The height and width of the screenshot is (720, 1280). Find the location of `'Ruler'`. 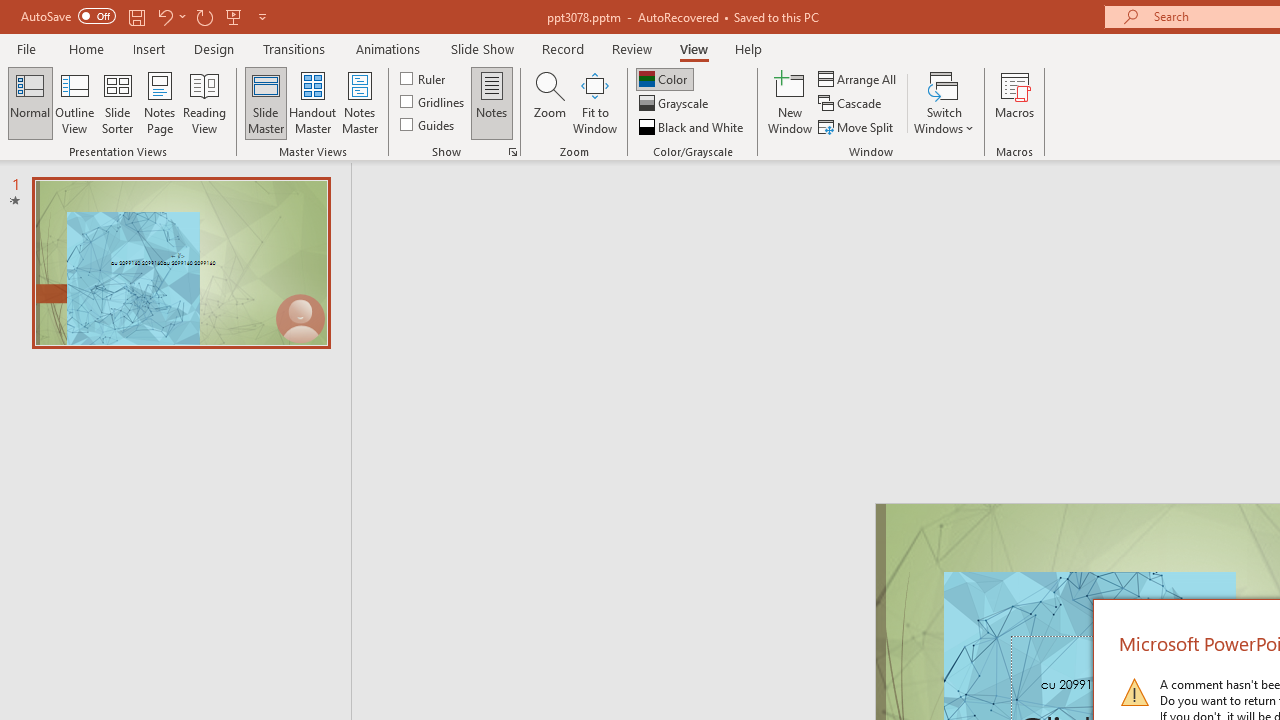

'Ruler' is located at coordinates (423, 77).